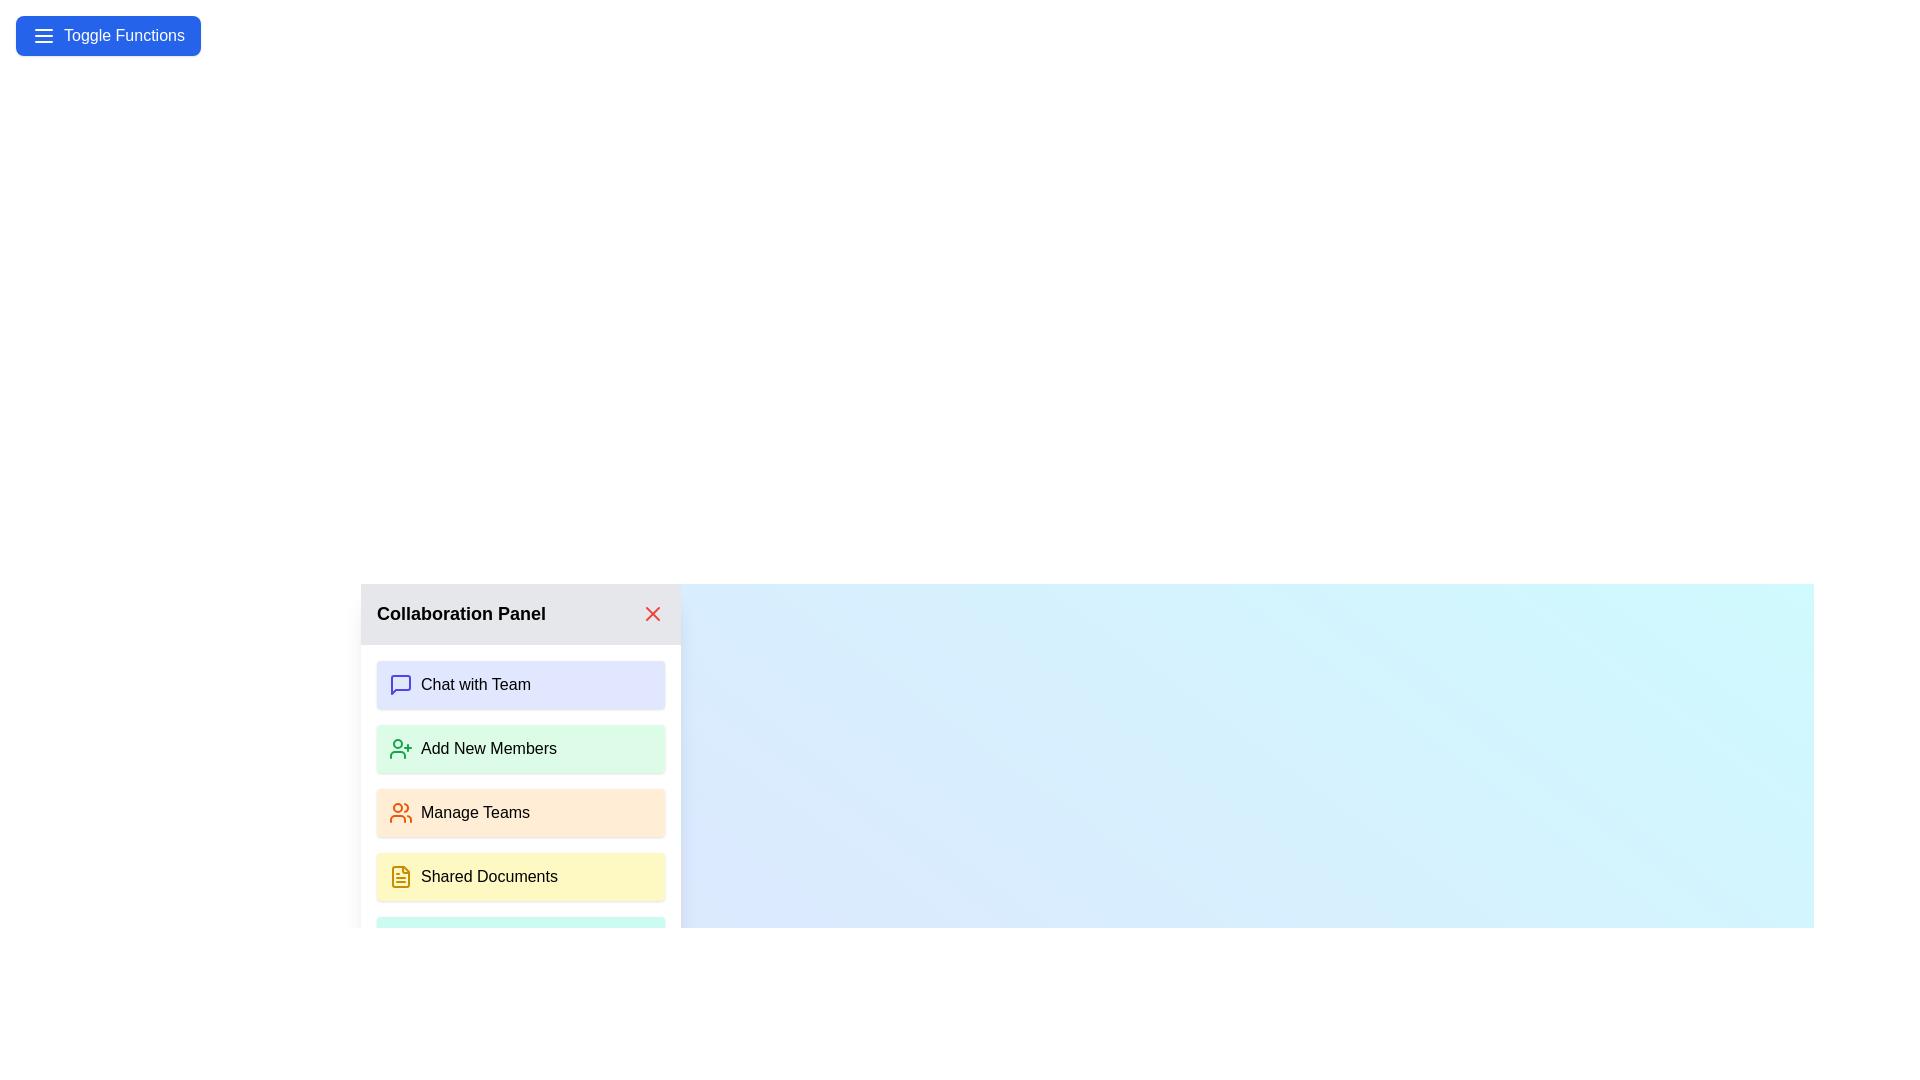  Describe the element at coordinates (652, 612) in the screenshot. I see `the close icon located in the top-right corner of the 'Collaboration Panel'` at that location.